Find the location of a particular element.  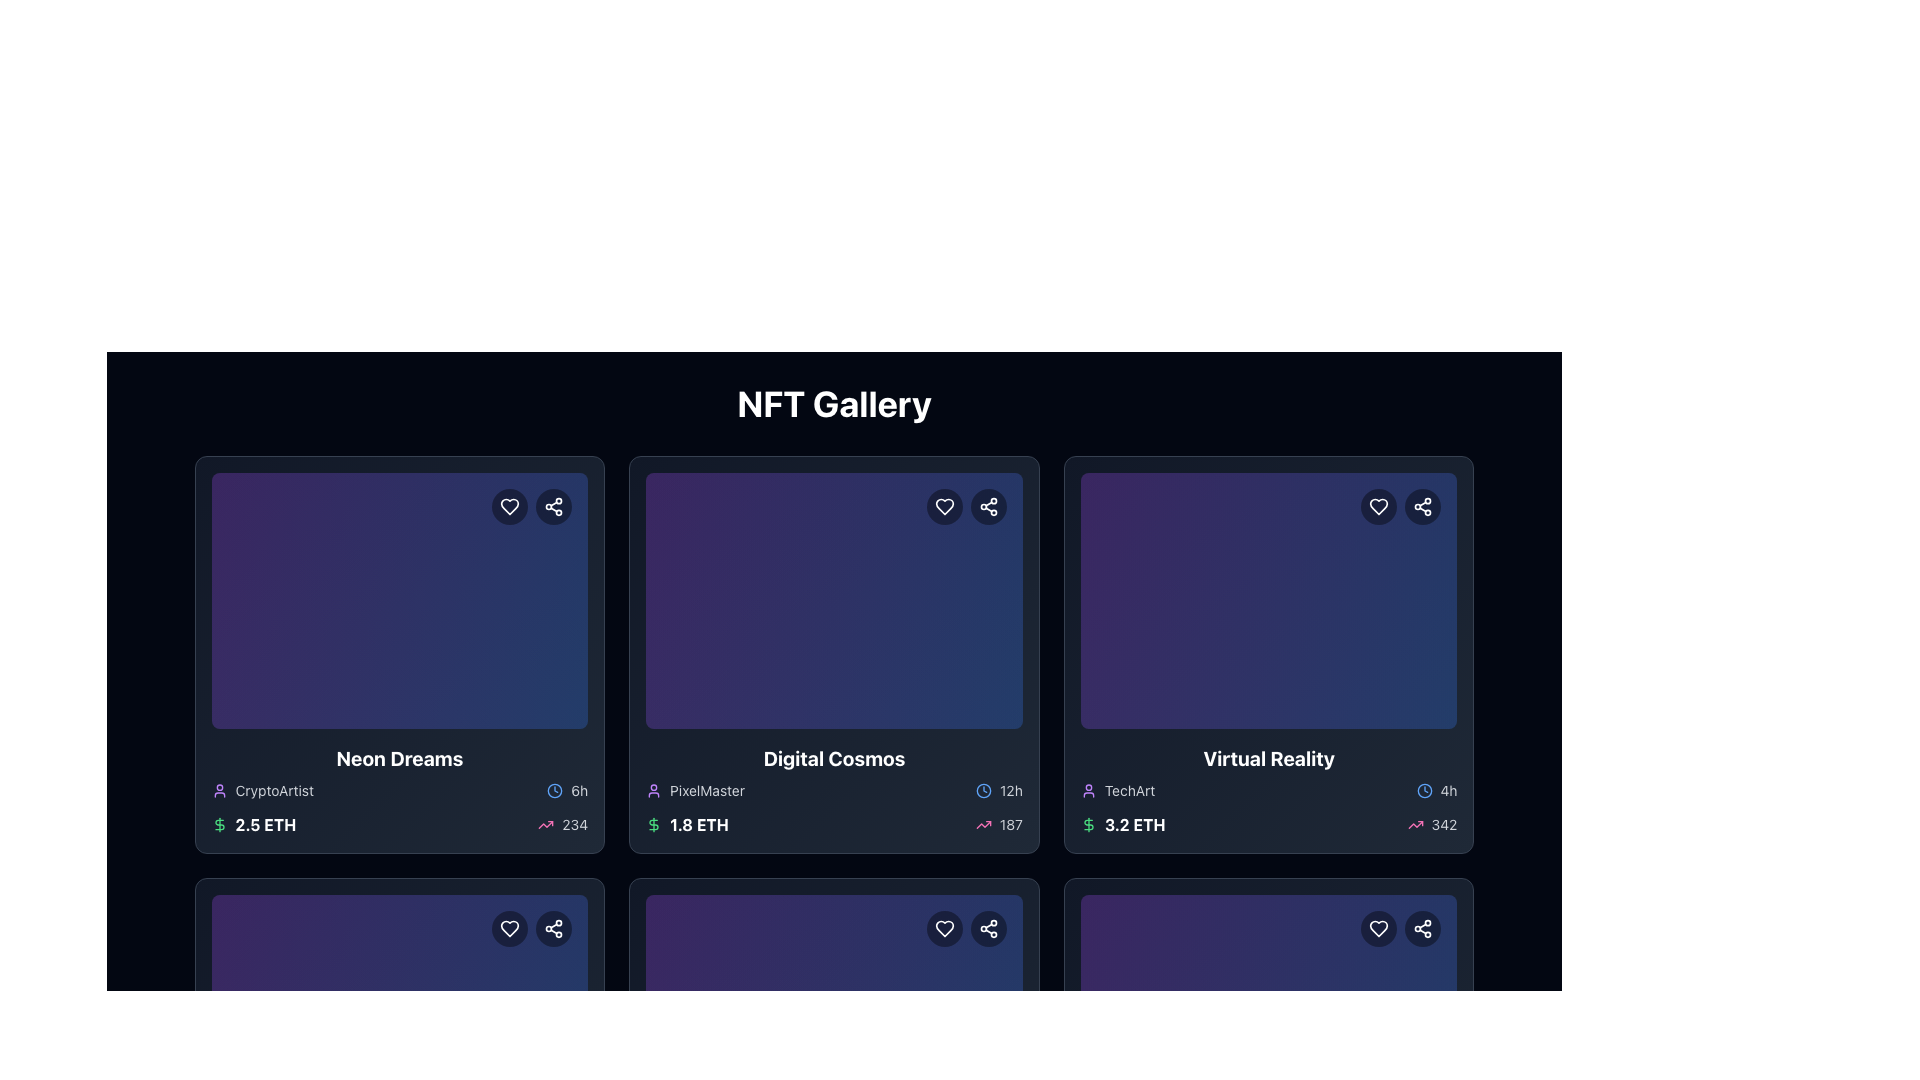

the SVG share icon located in the top-right corner of the 'Virtual Reality' card in the NFT gallery is located at coordinates (1422, 505).